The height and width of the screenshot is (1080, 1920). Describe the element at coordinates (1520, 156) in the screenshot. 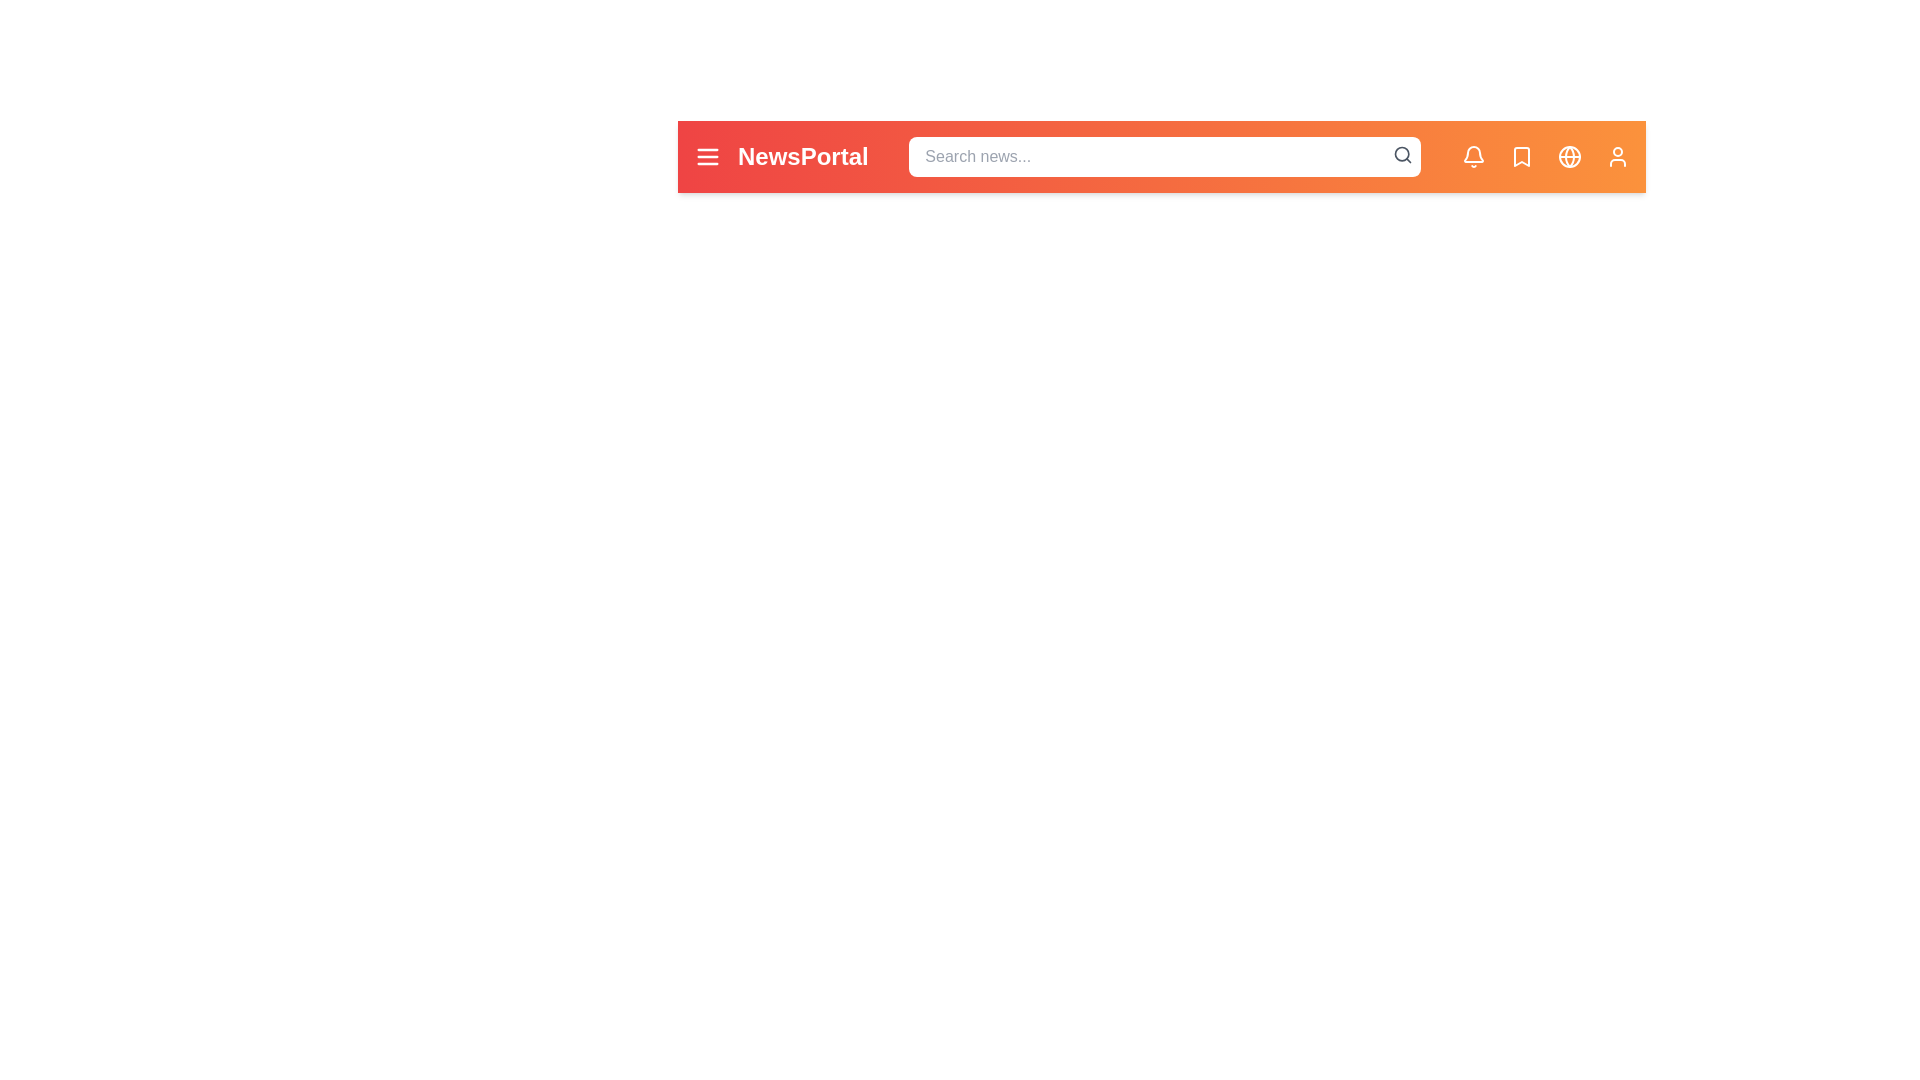

I see `the bookmark icon to view bookmarks` at that location.